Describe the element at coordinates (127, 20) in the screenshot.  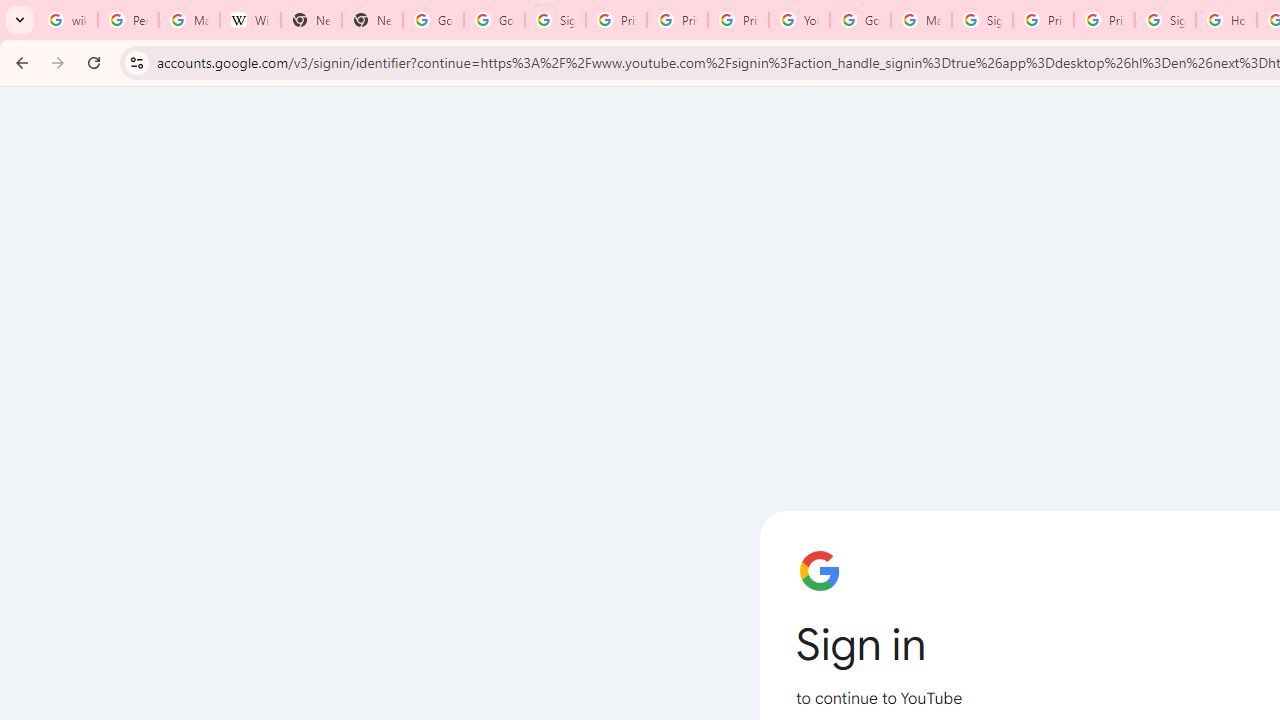
I see `'Personalization & Google Search results - Google Search Help'` at that location.